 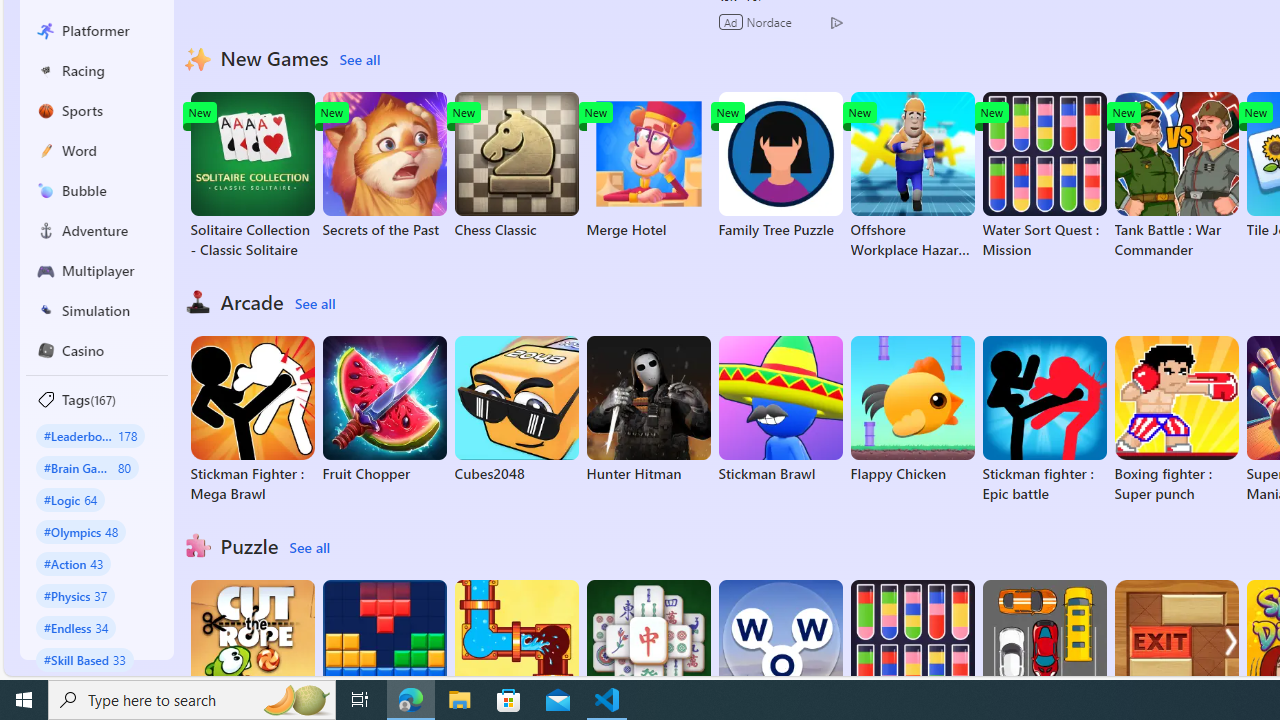 What do you see at coordinates (648, 409) in the screenshot?
I see `'Hunter Hitman'` at bounding box center [648, 409].